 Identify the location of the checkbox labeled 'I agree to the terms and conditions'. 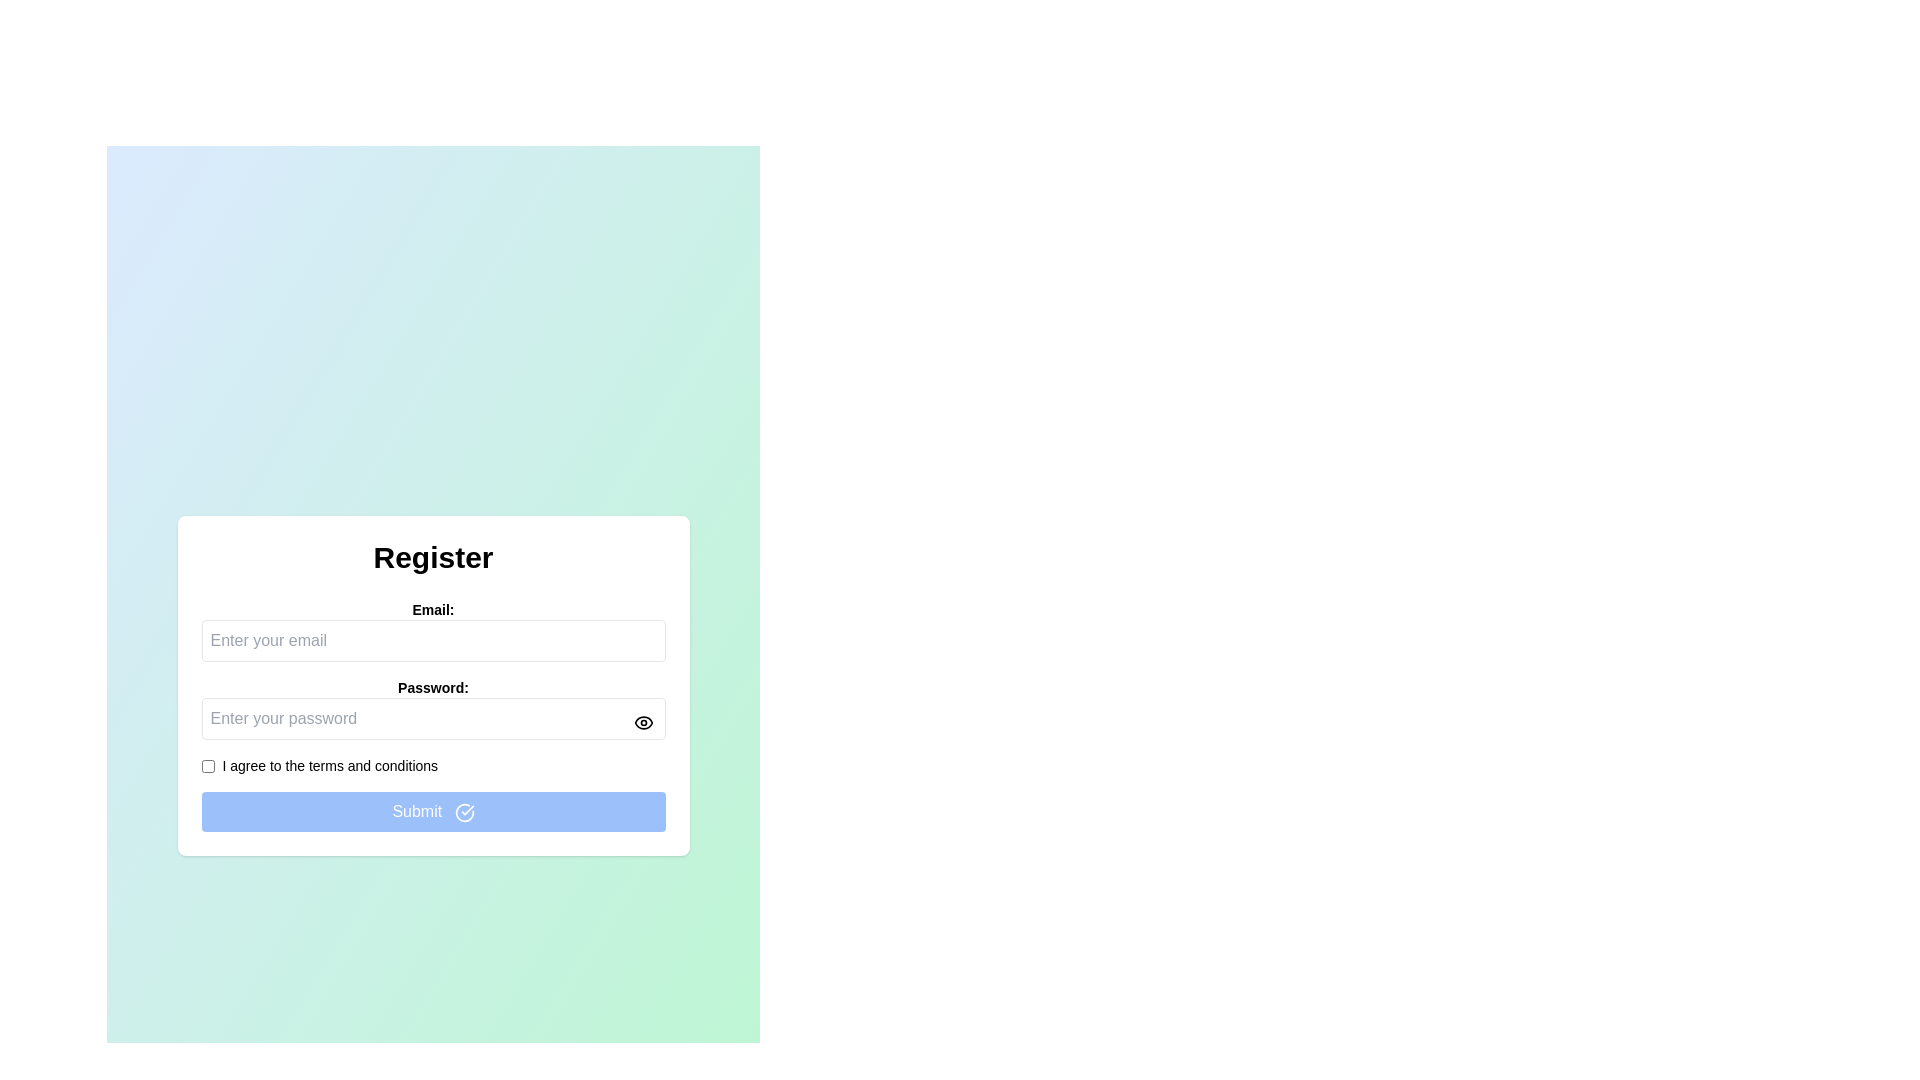
(432, 765).